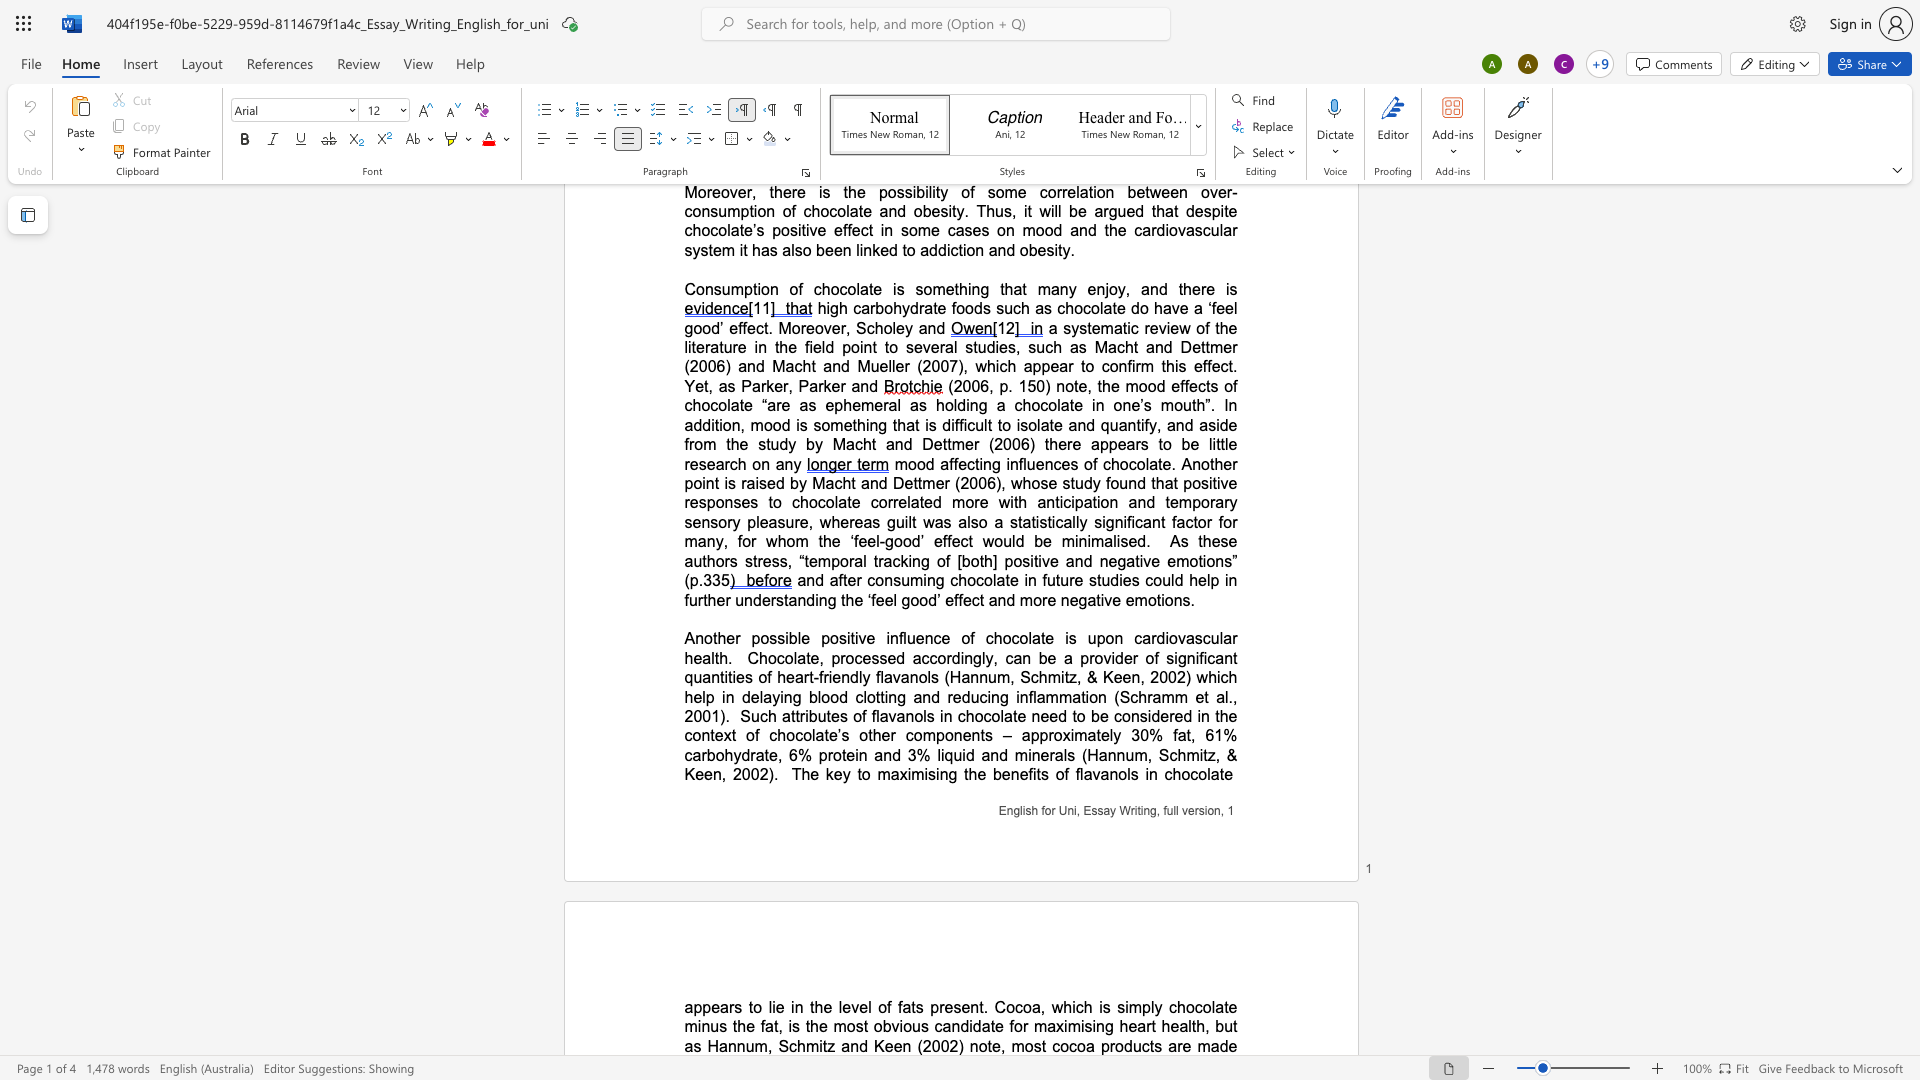 Image resolution: width=1920 pixels, height=1080 pixels. Describe the element at coordinates (712, 773) in the screenshot. I see `the space between the continuous character "e" and "n" in the text` at that location.